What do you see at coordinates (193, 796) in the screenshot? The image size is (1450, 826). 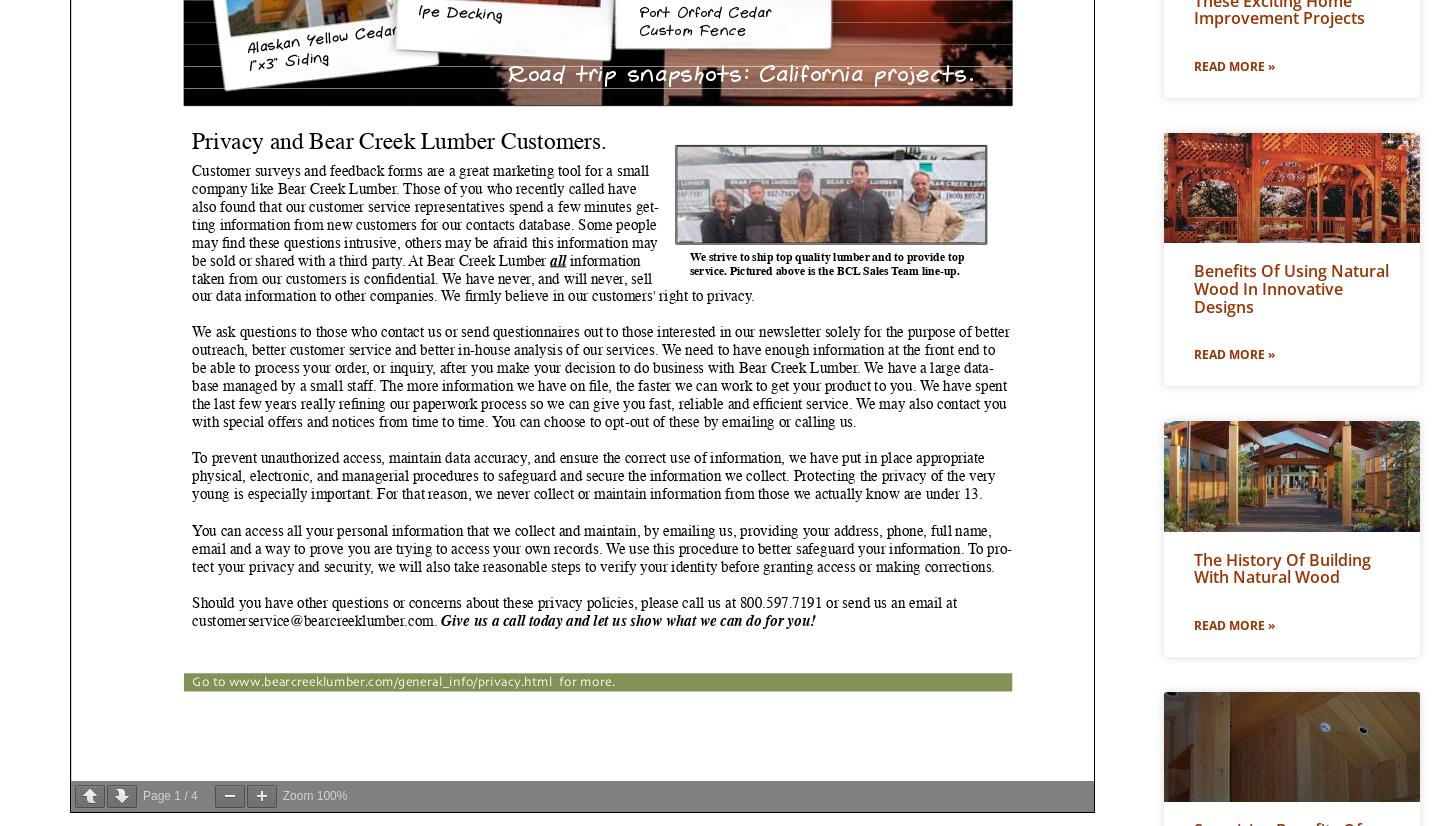 I see `'4'` at bounding box center [193, 796].